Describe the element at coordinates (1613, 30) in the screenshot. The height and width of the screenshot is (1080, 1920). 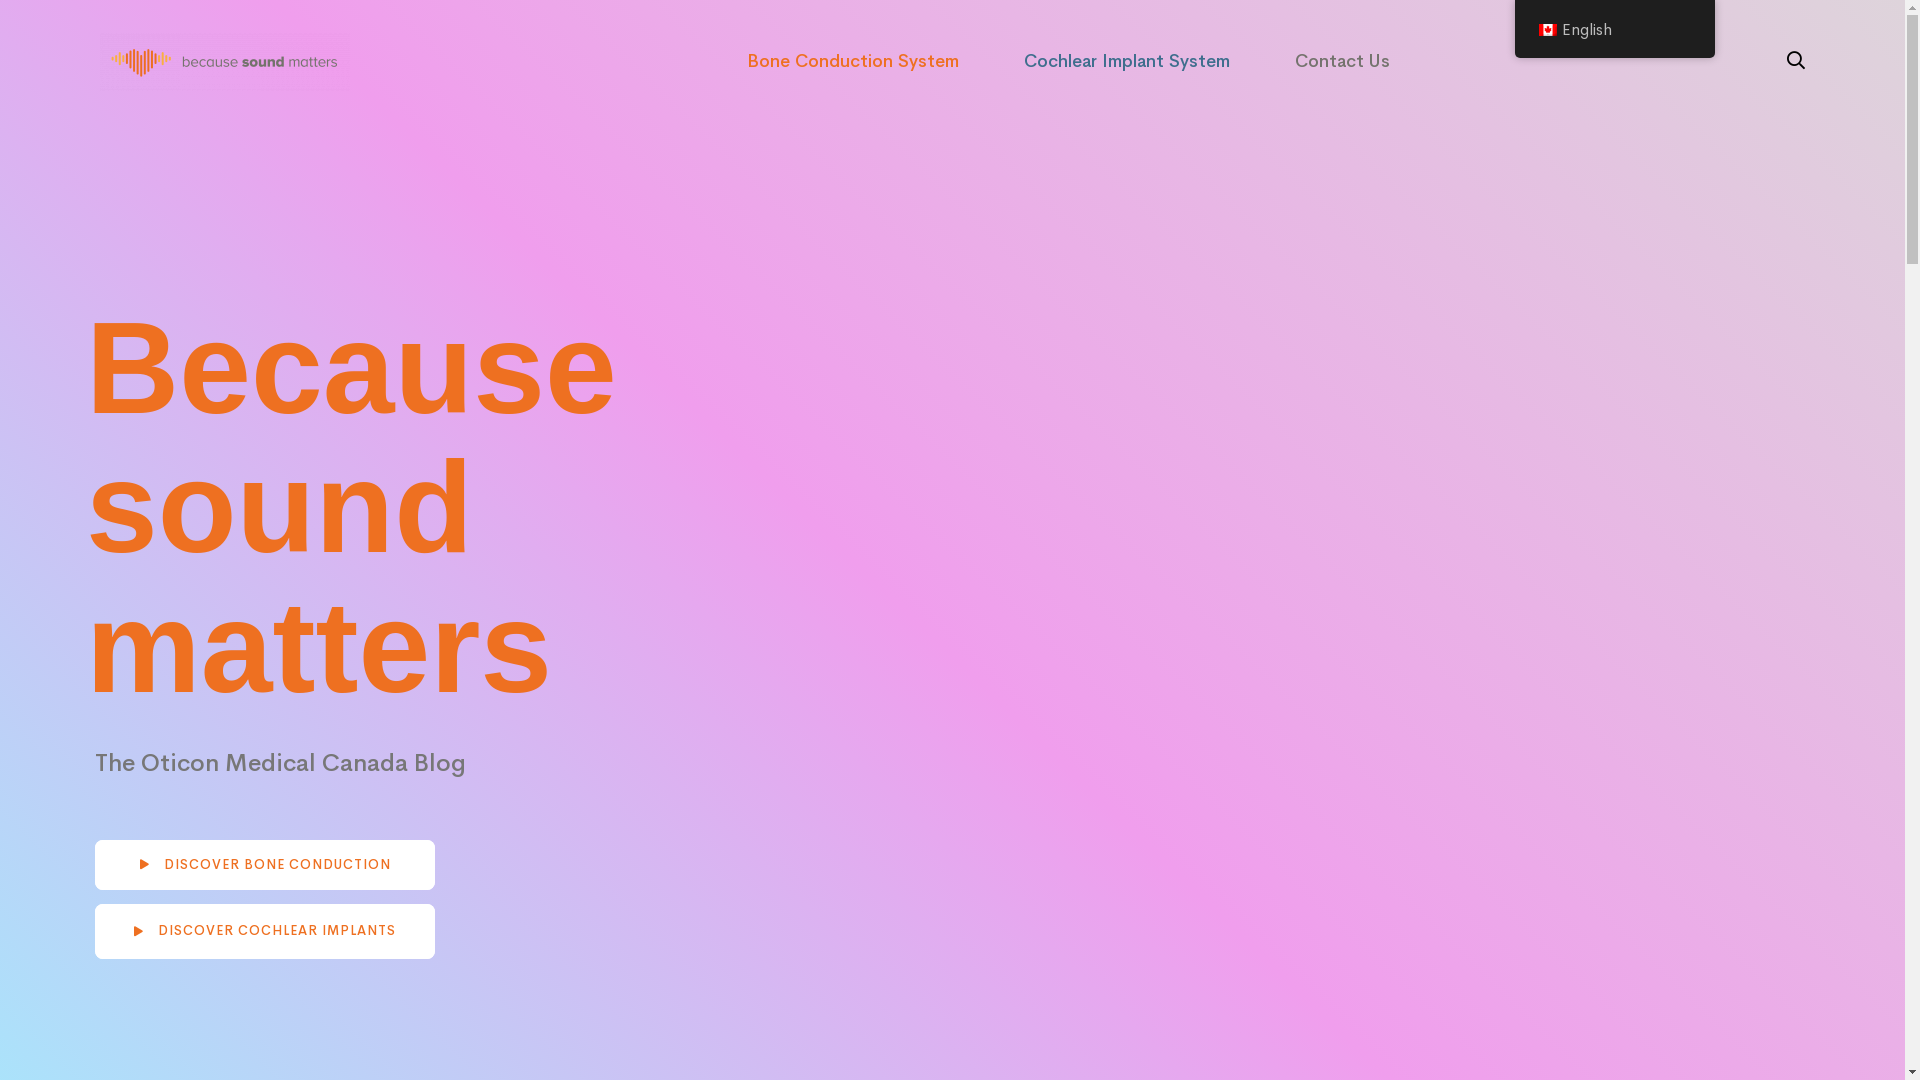
I see `'English'` at that location.